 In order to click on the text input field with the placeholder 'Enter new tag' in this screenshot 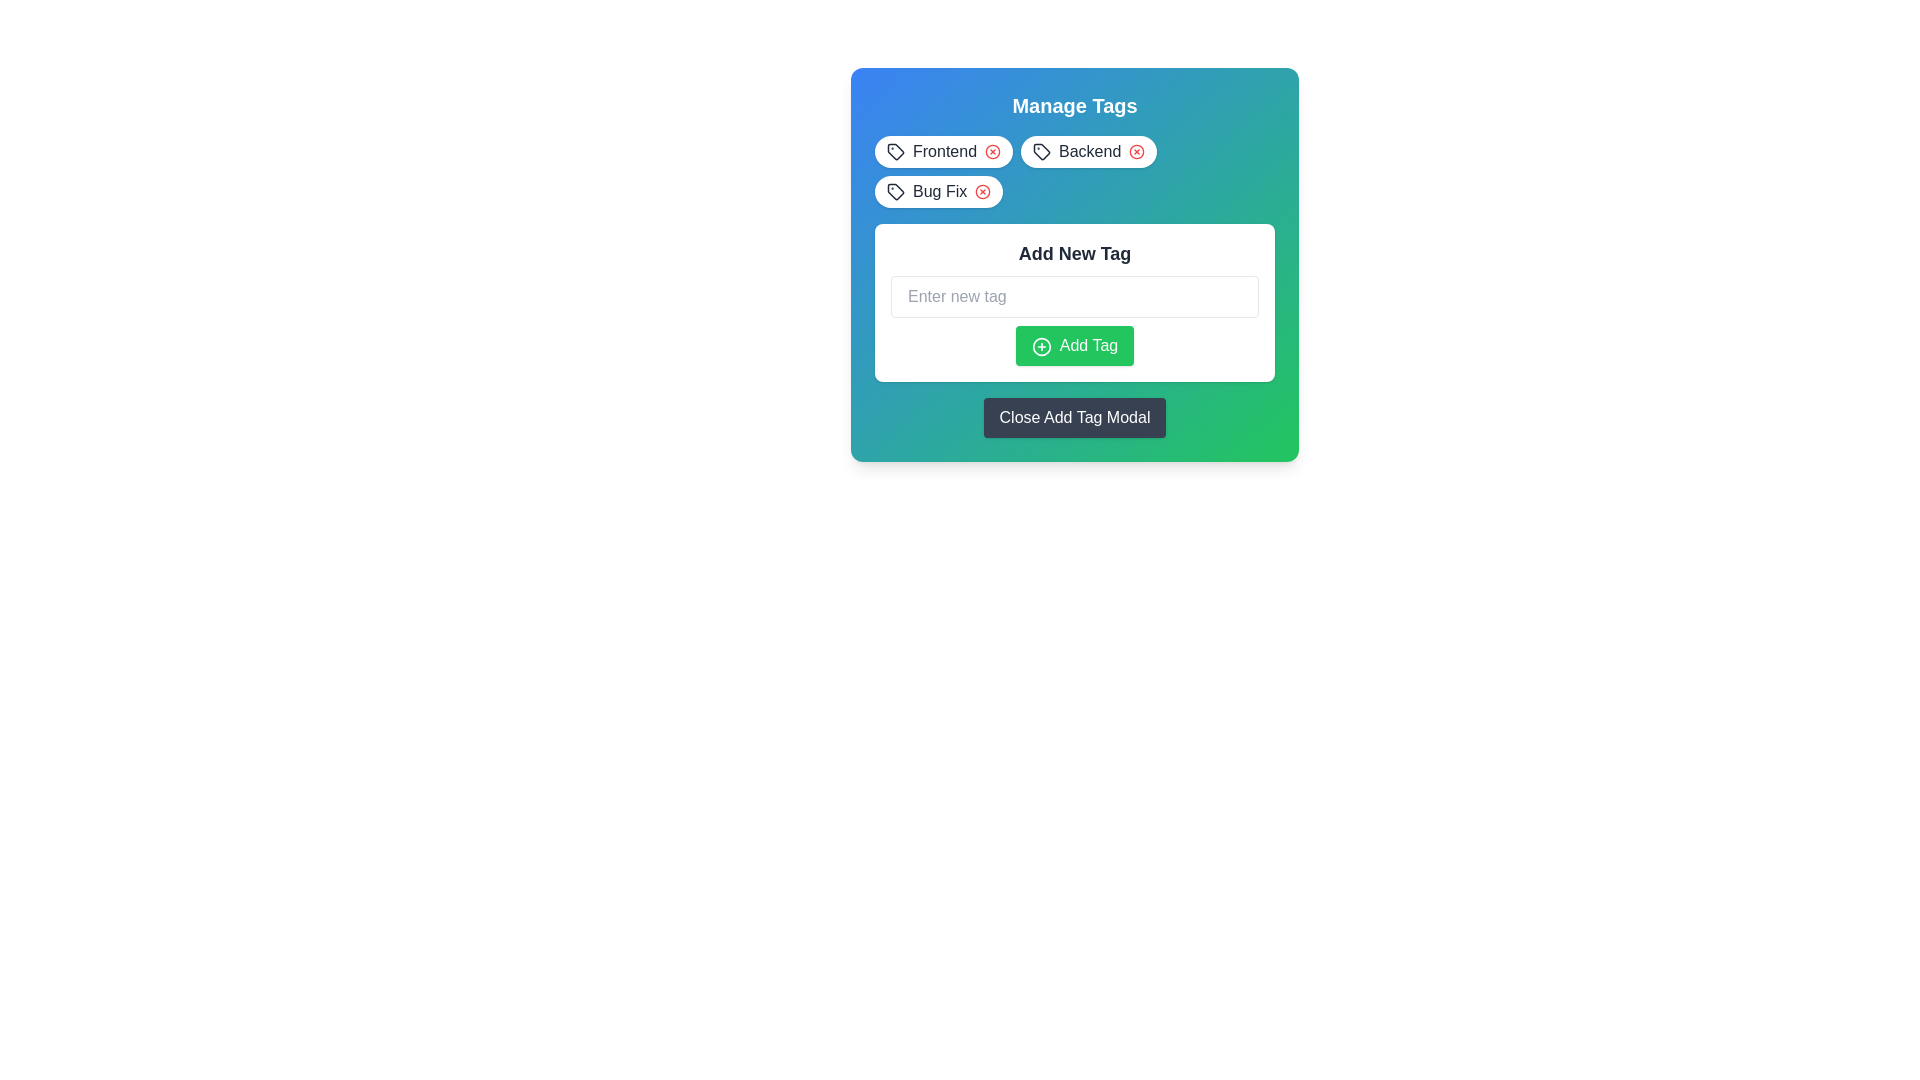, I will do `click(1074, 297)`.